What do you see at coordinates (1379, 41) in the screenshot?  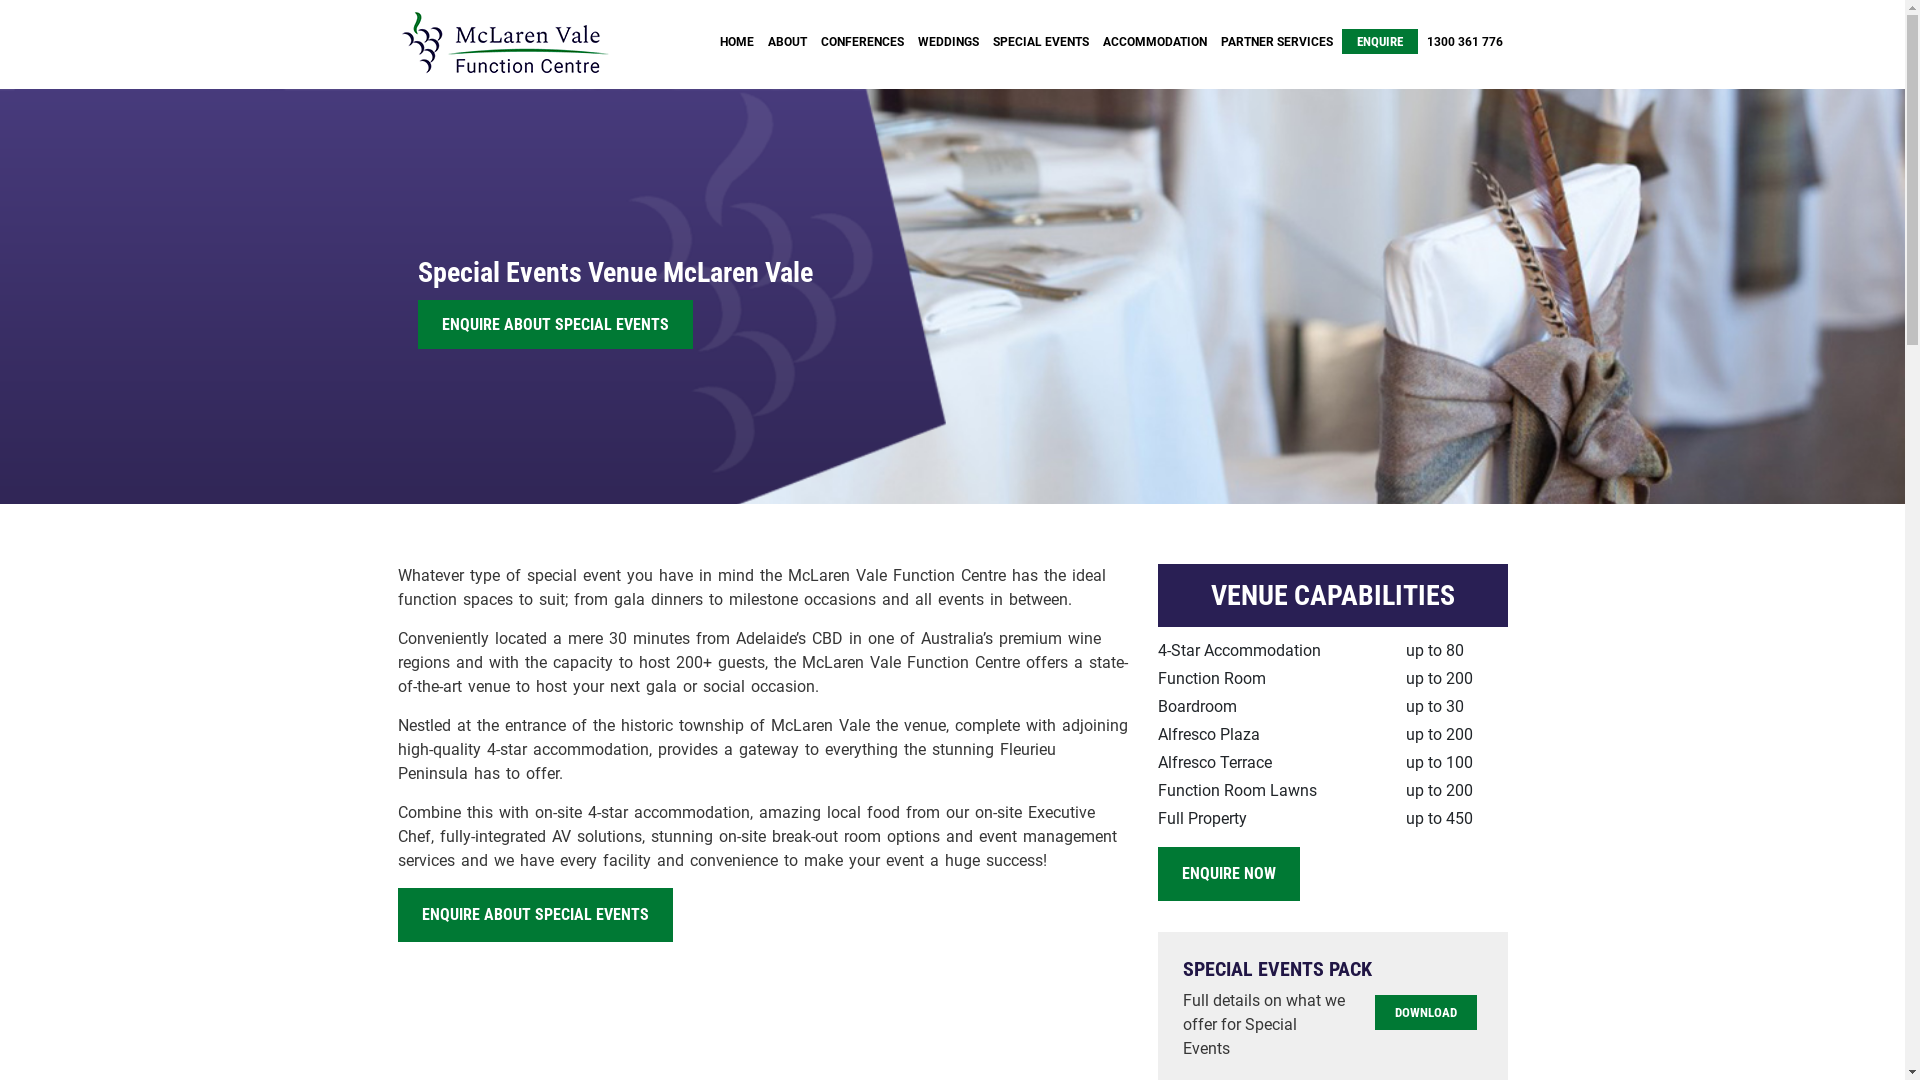 I see `'ENQUIRE'` at bounding box center [1379, 41].